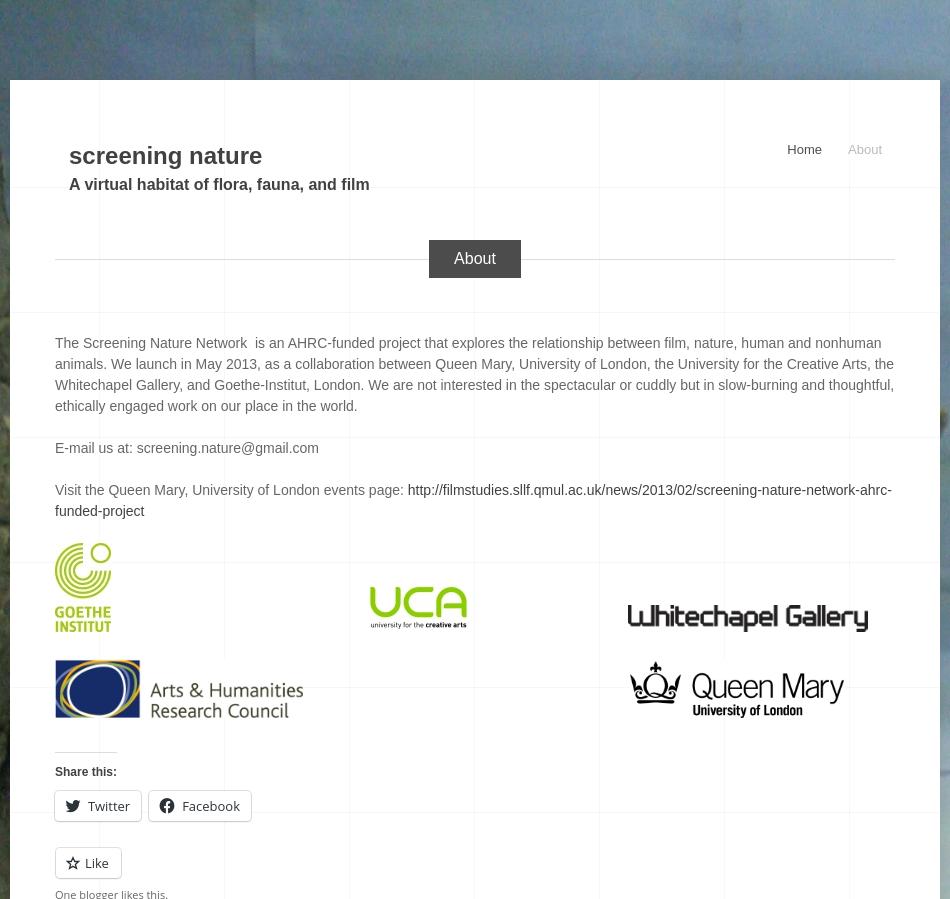 The width and height of the screenshot is (950, 899). What do you see at coordinates (108, 806) in the screenshot?
I see `'Twitter'` at bounding box center [108, 806].